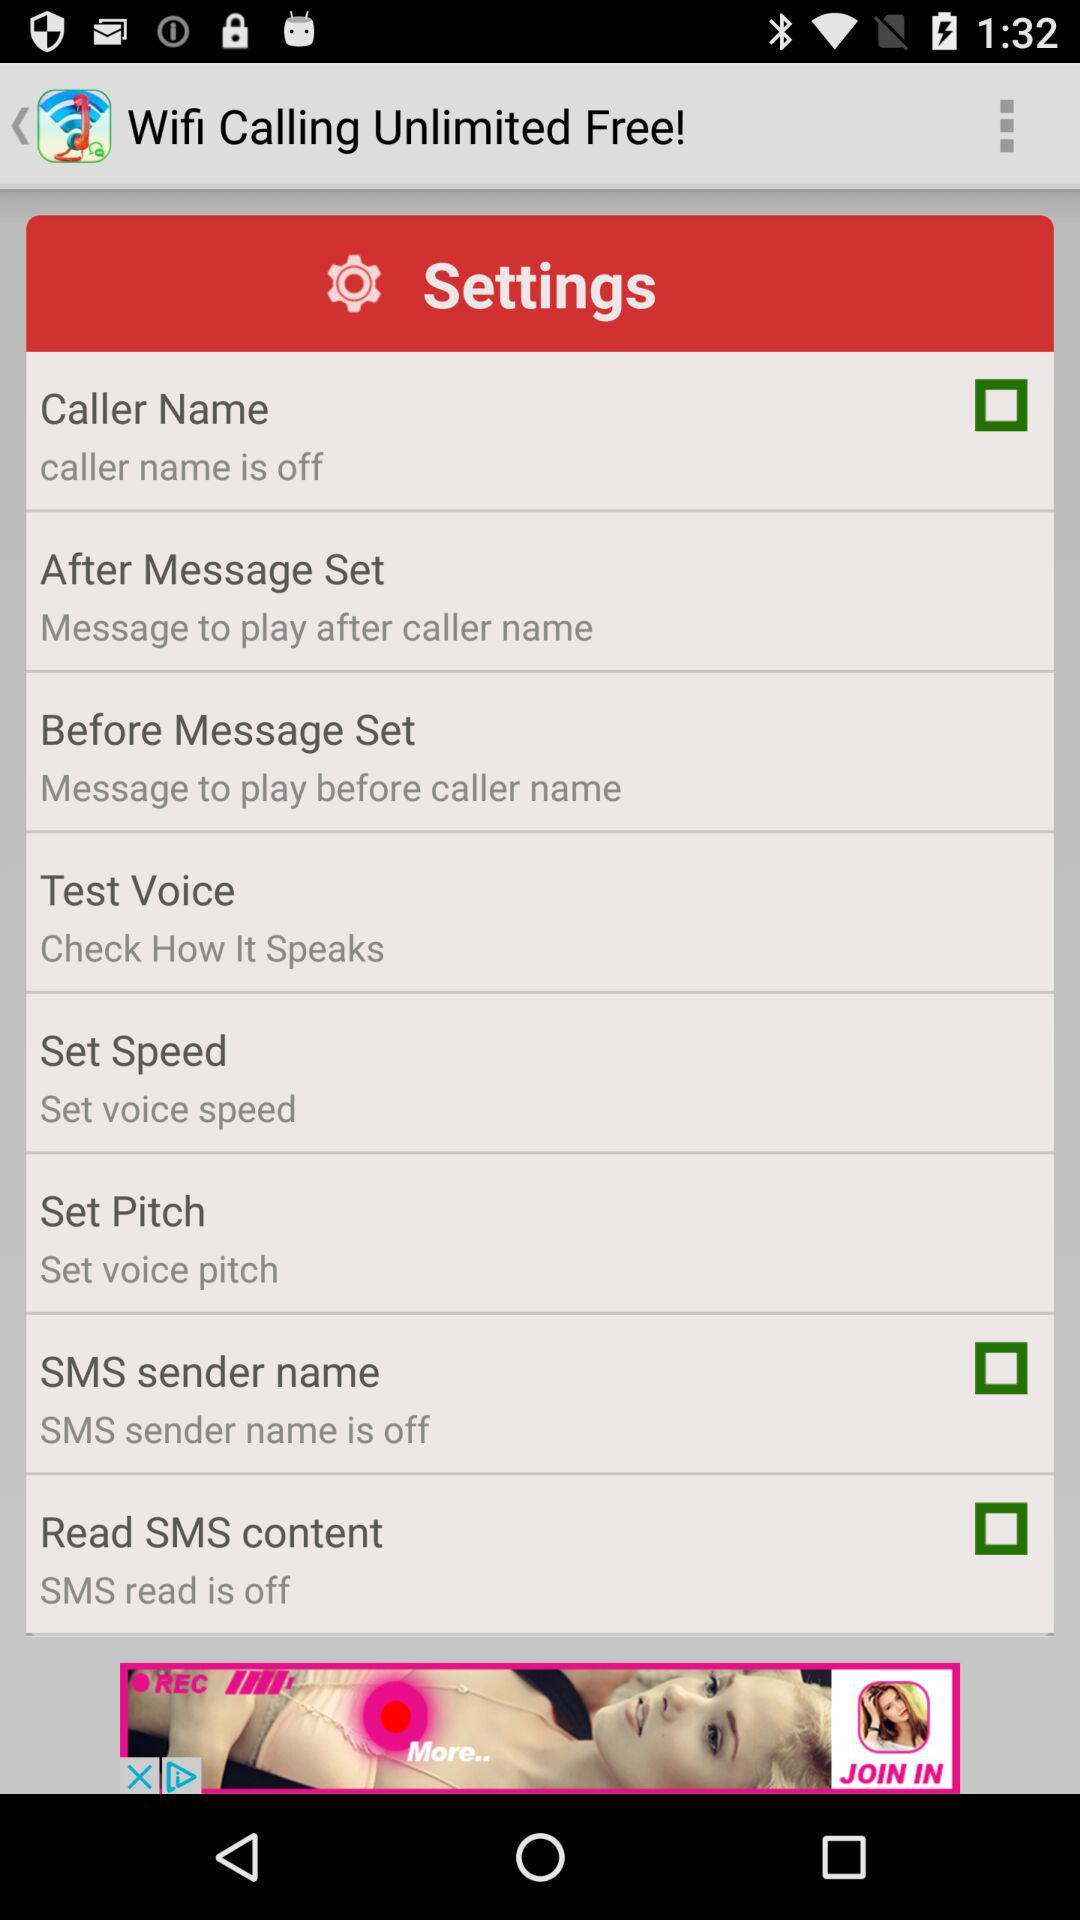  Describe the element at coordinates (1001, 1367) in the screenshot. I see `turn setting on` at that location.